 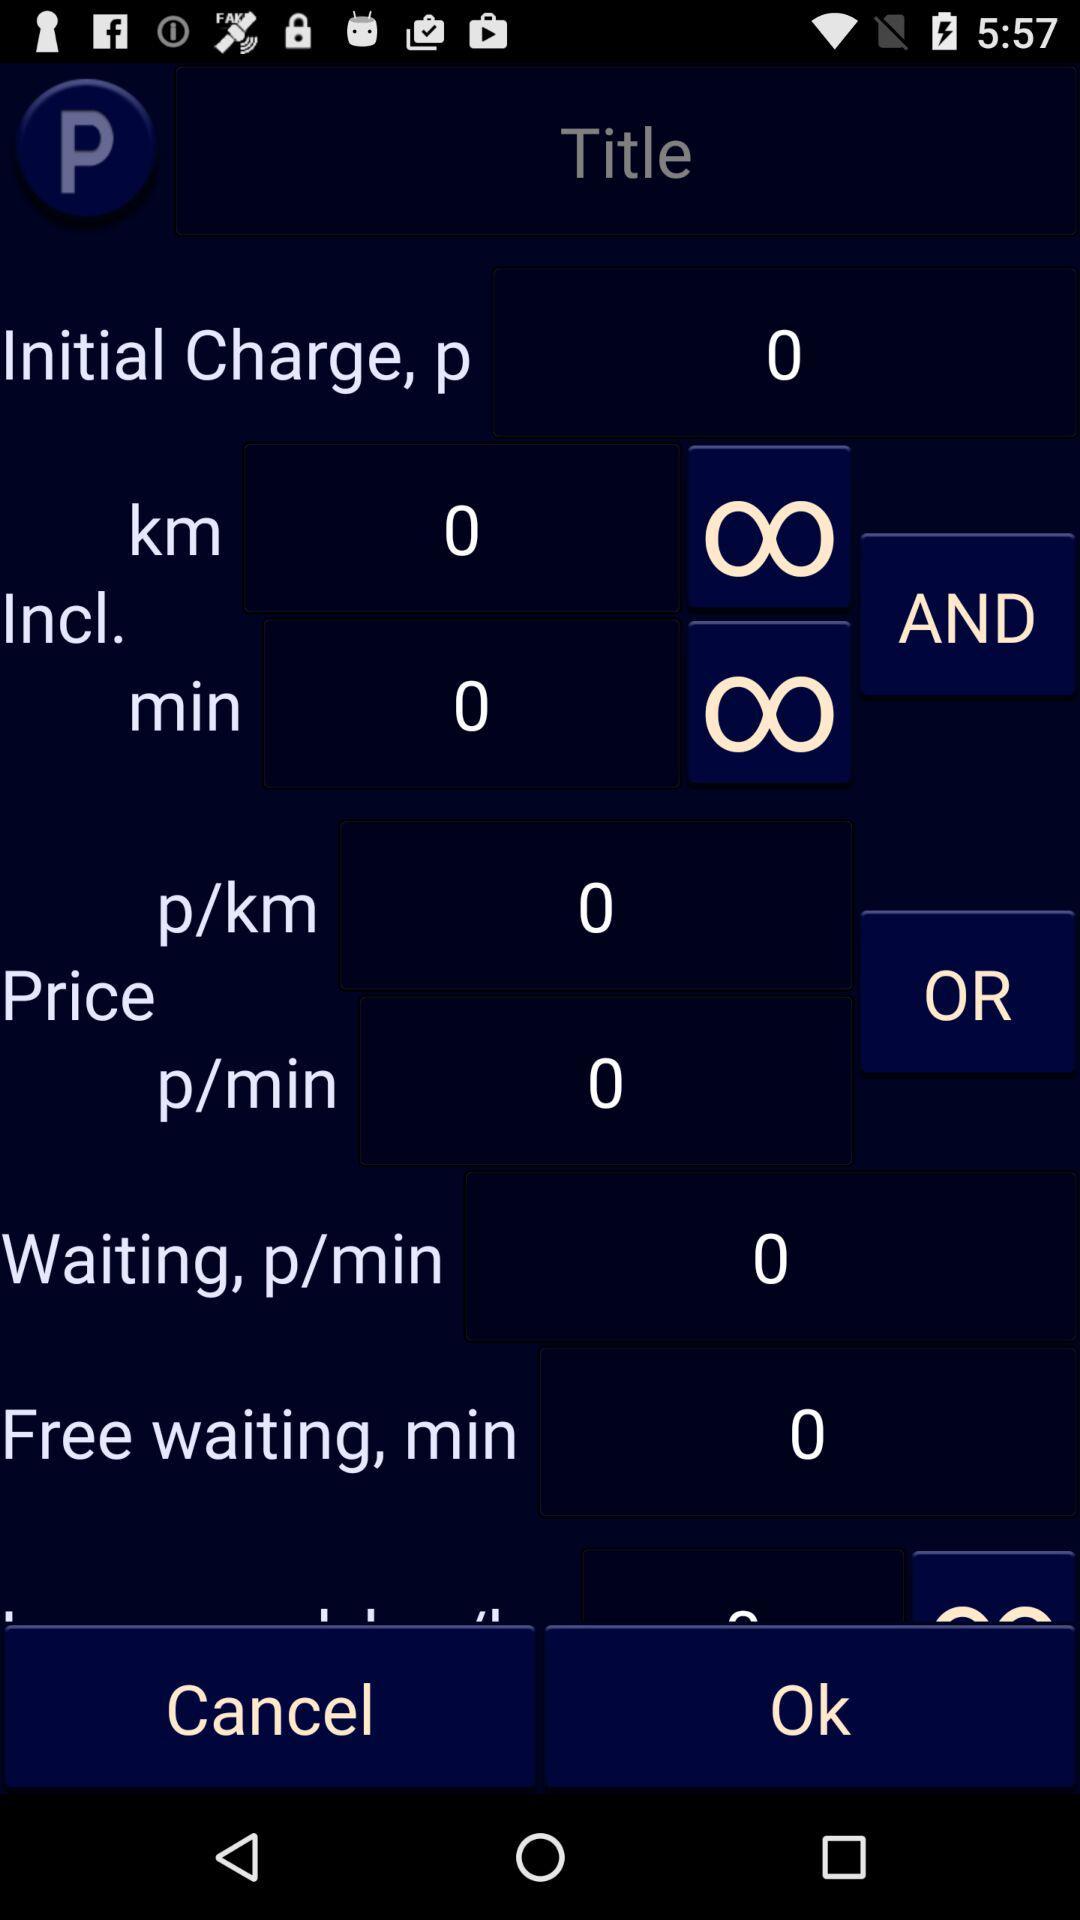 What do you see at coordinates (967, 993) in the screenshot?
I see `or` at bounding box center [967, 993].